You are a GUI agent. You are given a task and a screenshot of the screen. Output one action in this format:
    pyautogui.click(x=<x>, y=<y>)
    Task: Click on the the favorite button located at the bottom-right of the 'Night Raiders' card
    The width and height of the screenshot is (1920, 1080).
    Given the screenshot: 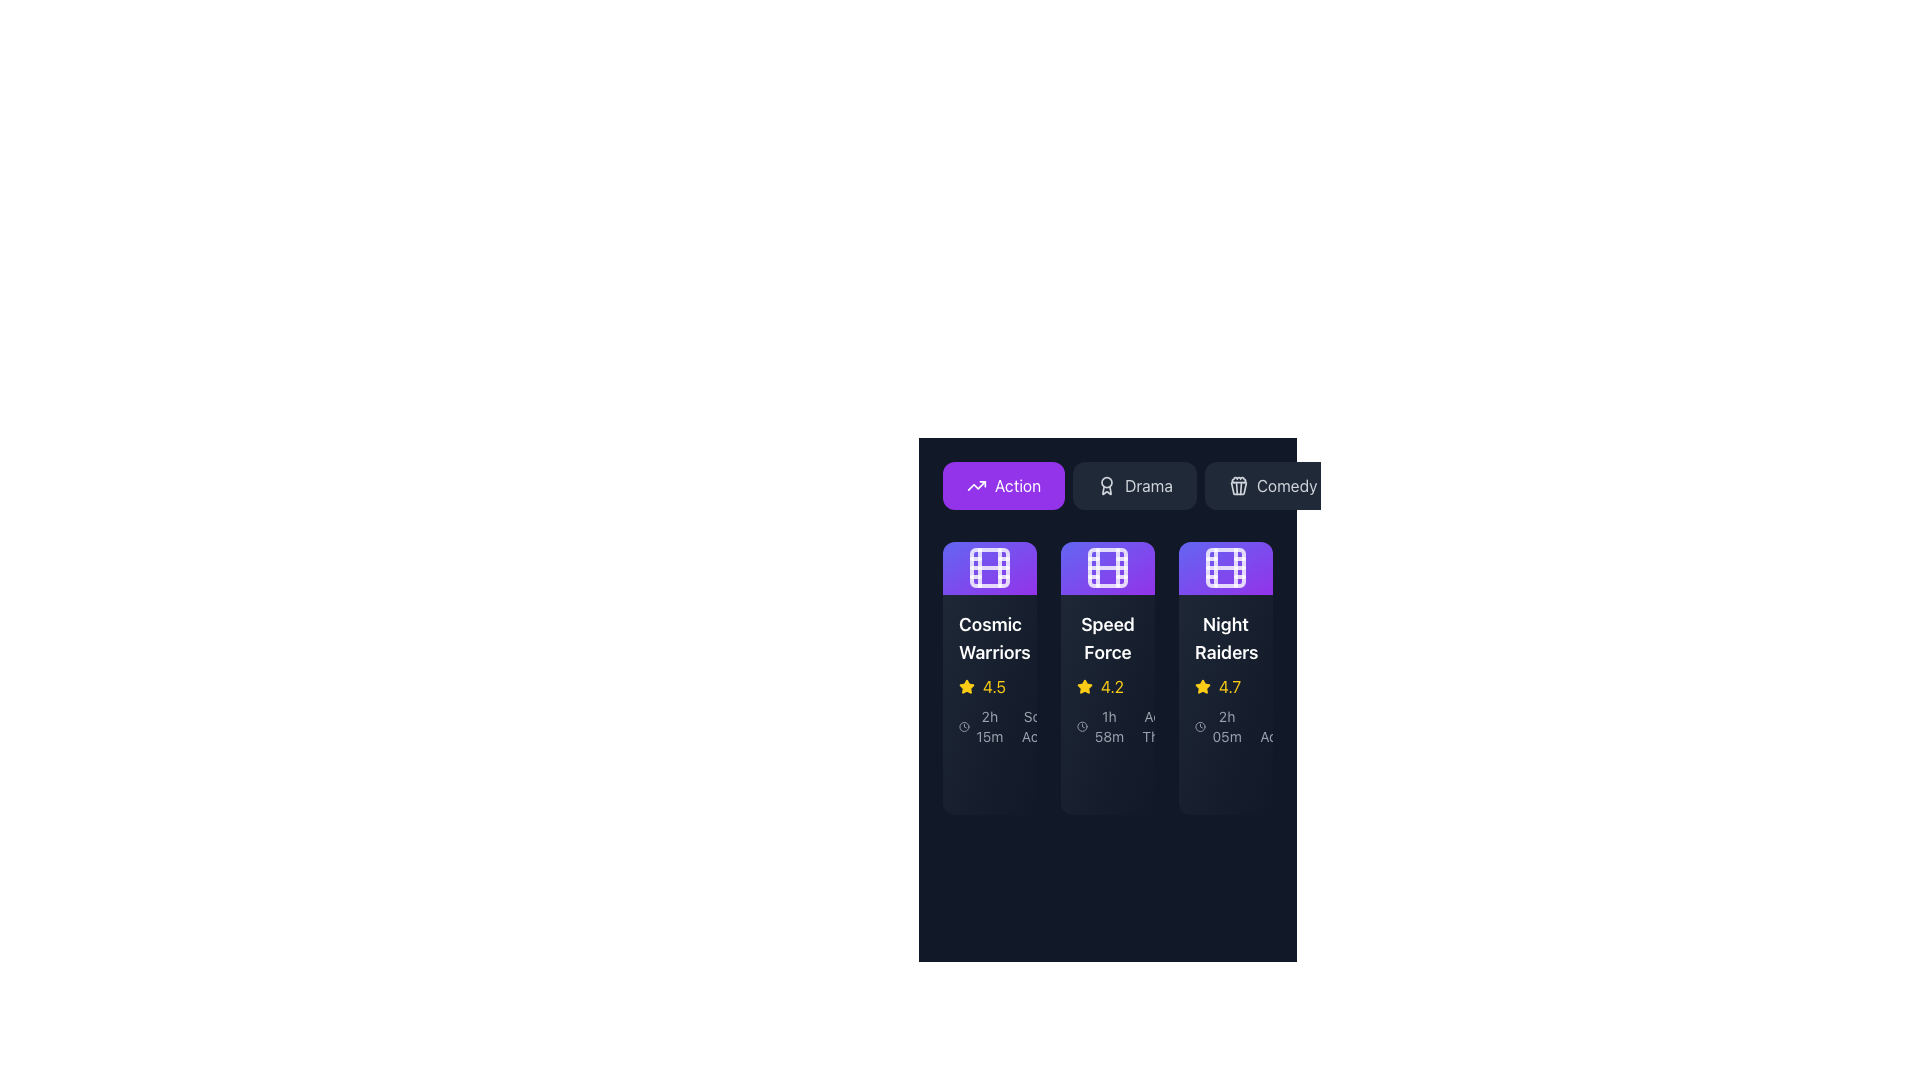 What is the action you would take?
    pyautogui.click(x=1299, y=777)
    